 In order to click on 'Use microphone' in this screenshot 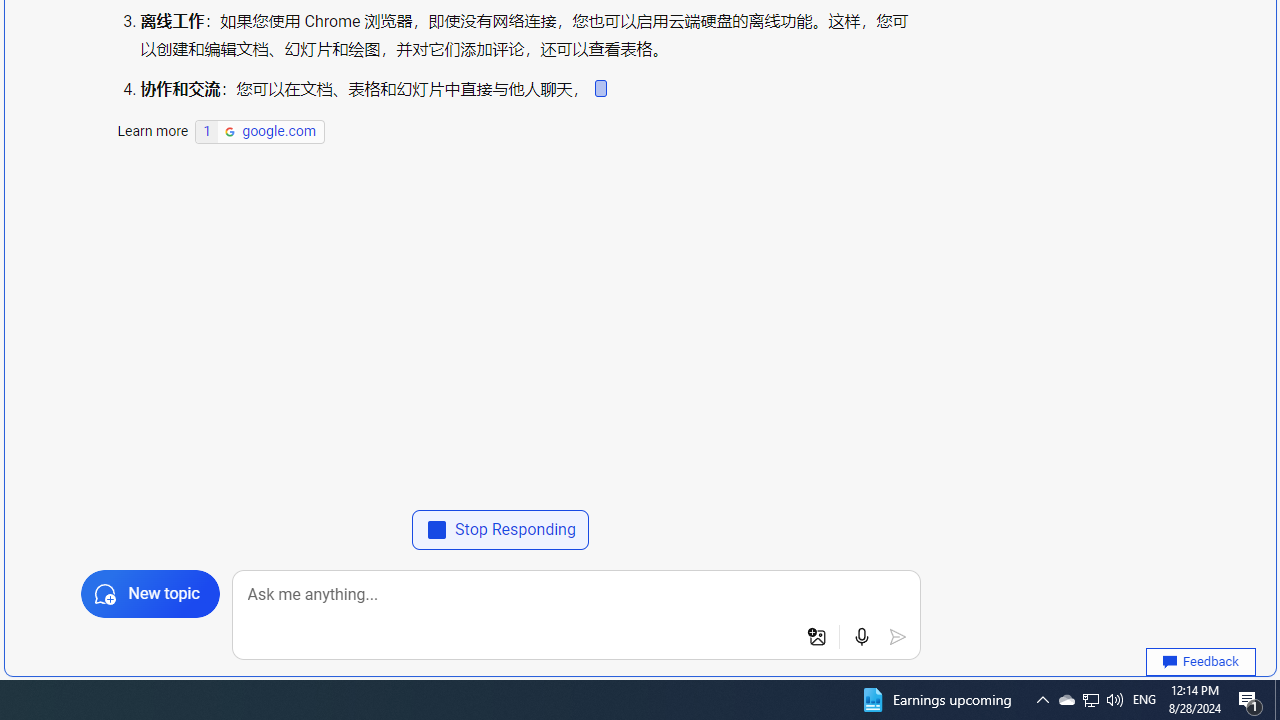, I will do `click(862, 637)`.